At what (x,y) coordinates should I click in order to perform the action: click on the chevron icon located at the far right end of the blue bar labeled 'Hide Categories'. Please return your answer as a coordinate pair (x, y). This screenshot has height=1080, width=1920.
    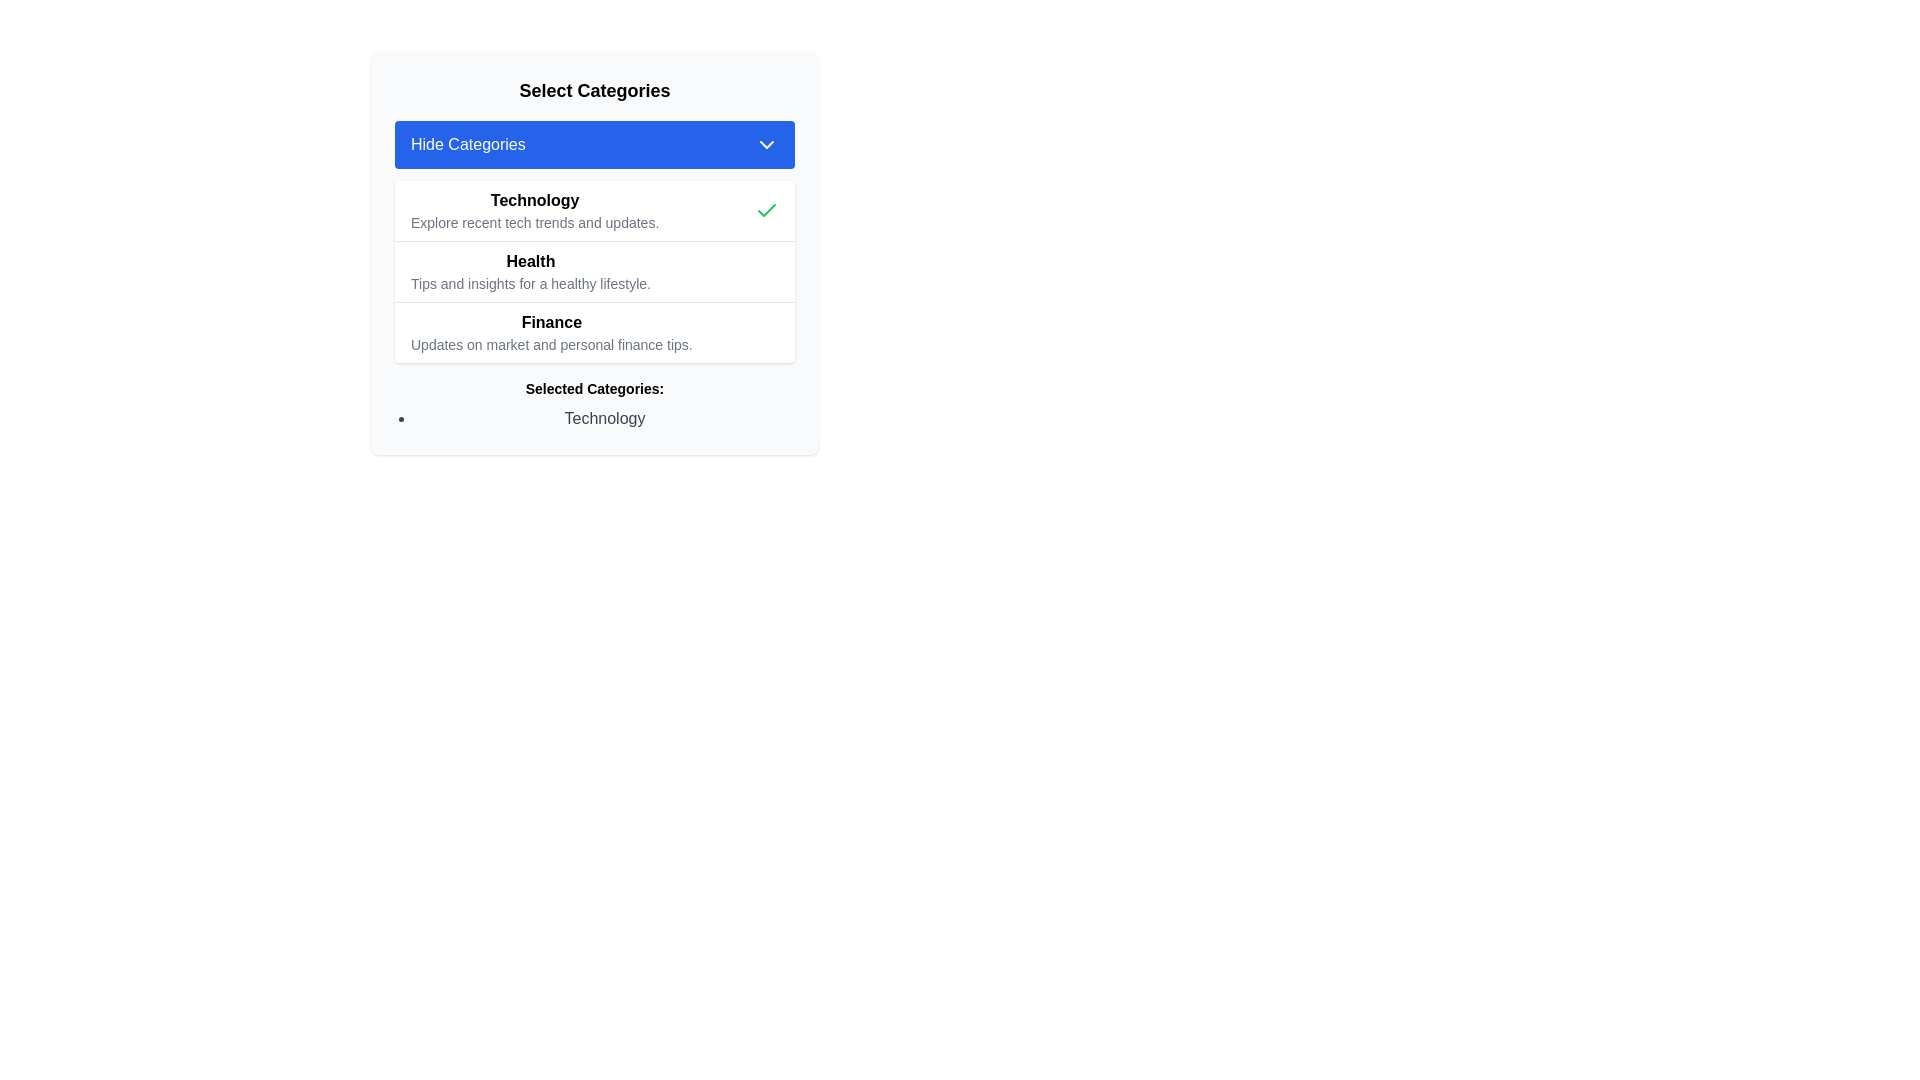
    Looking at the image, I should click on (766, 144).